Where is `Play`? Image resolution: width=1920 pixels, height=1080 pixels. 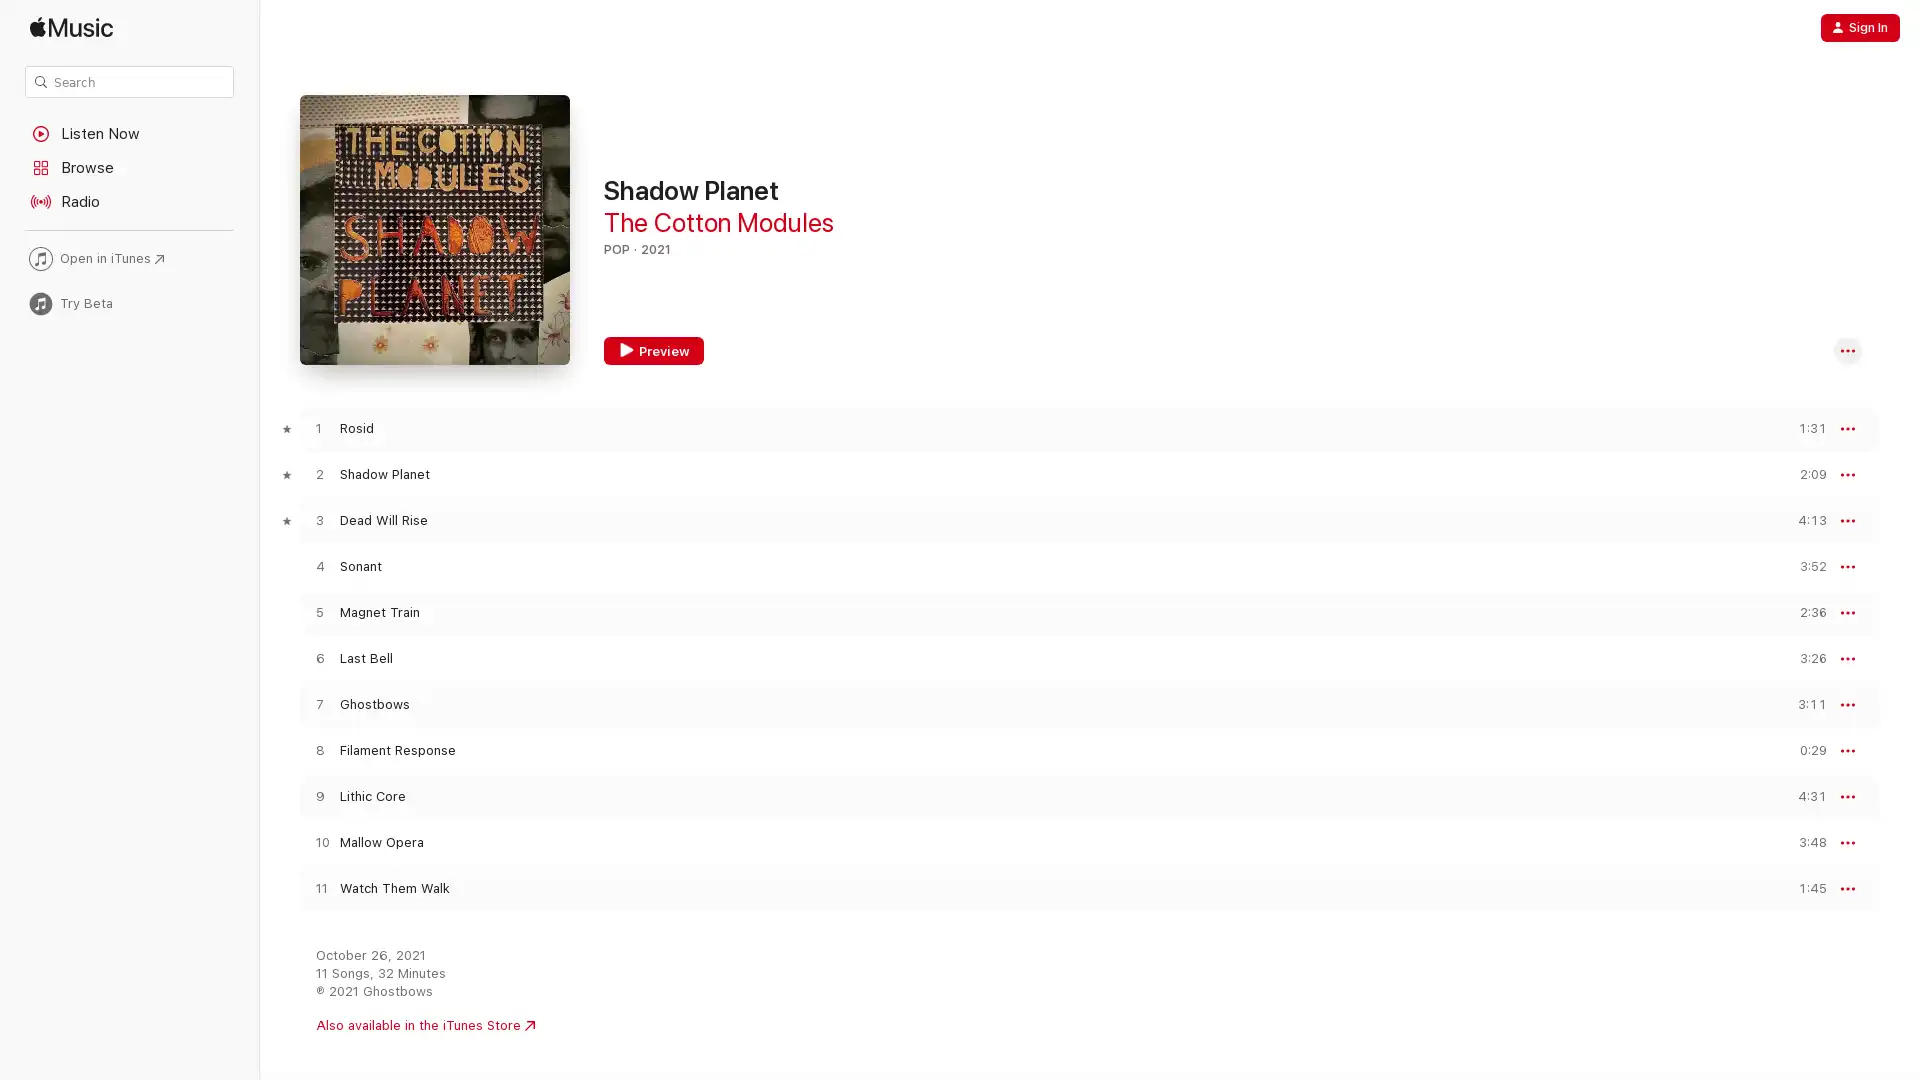 Play is located at coordinates (318, 842).